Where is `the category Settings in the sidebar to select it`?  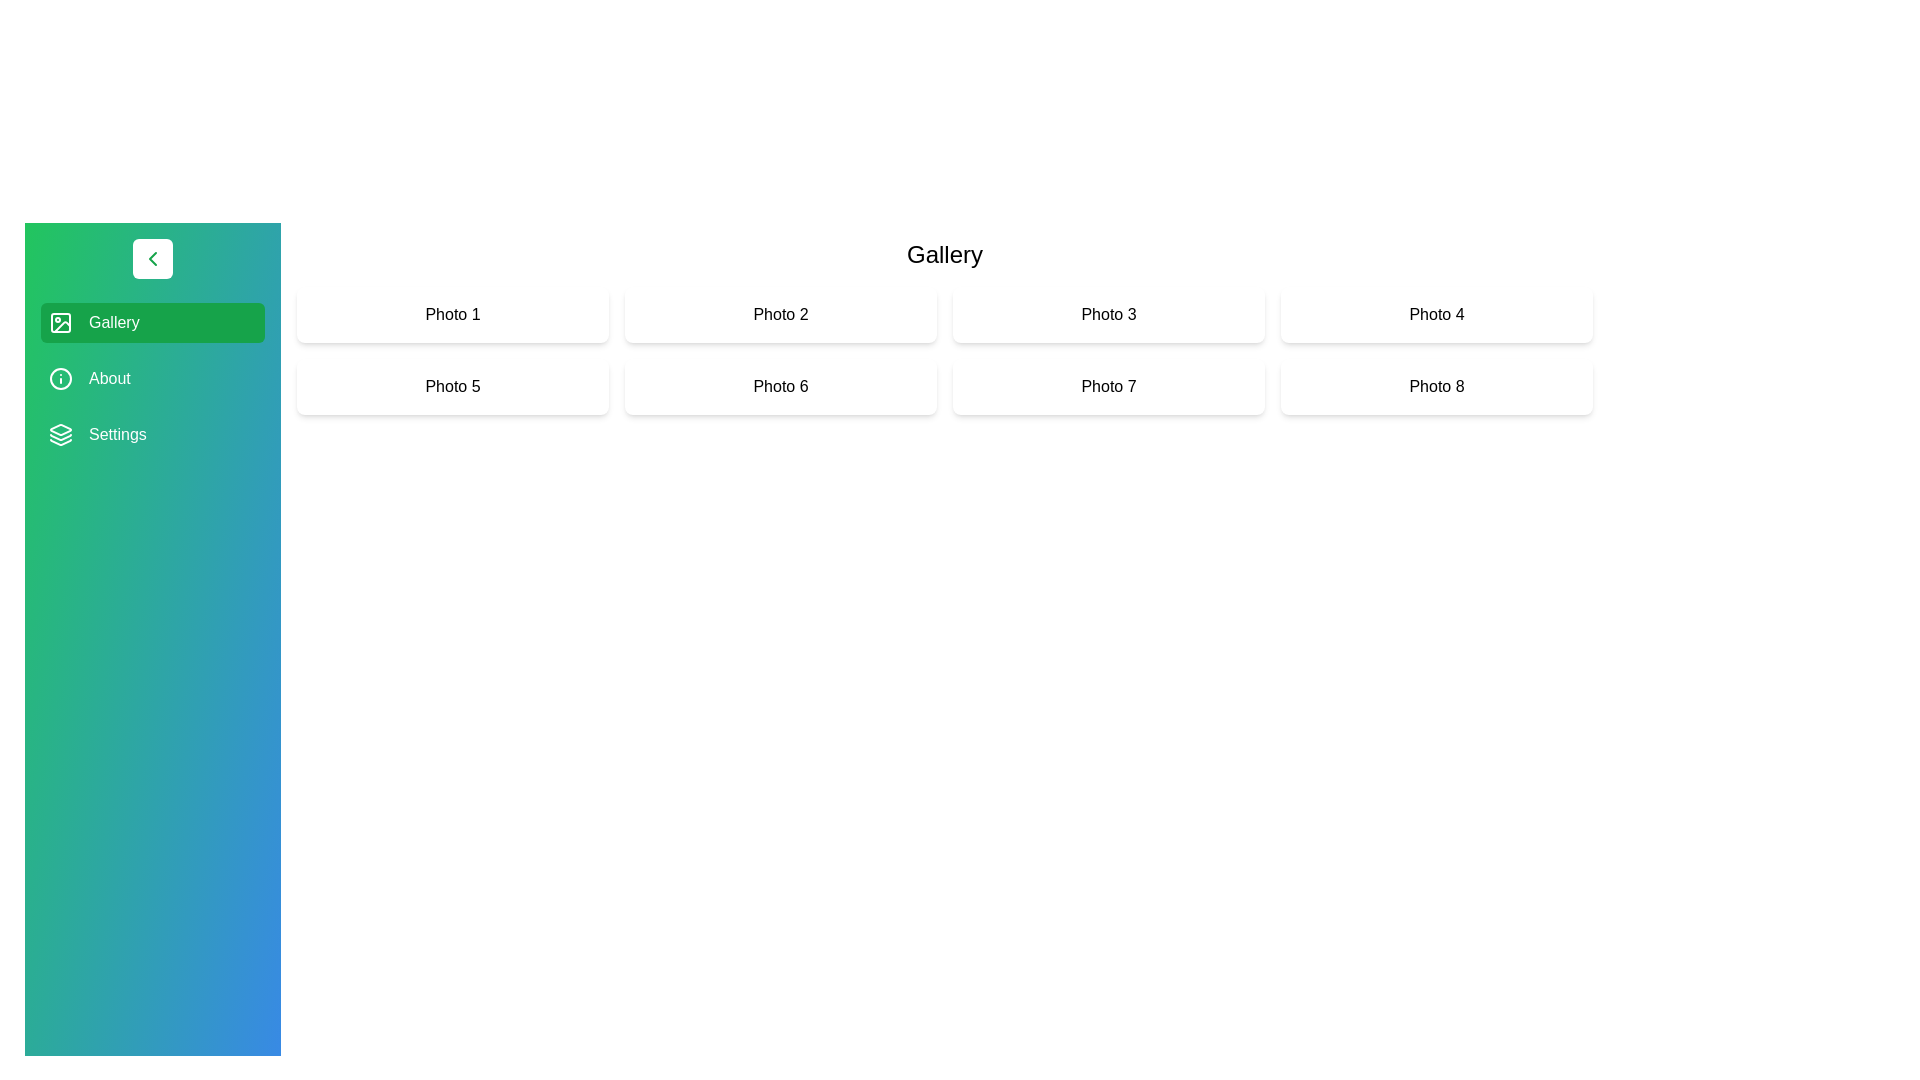
the category Settings in the sidebar to select it is located at coordinates (152, 434).